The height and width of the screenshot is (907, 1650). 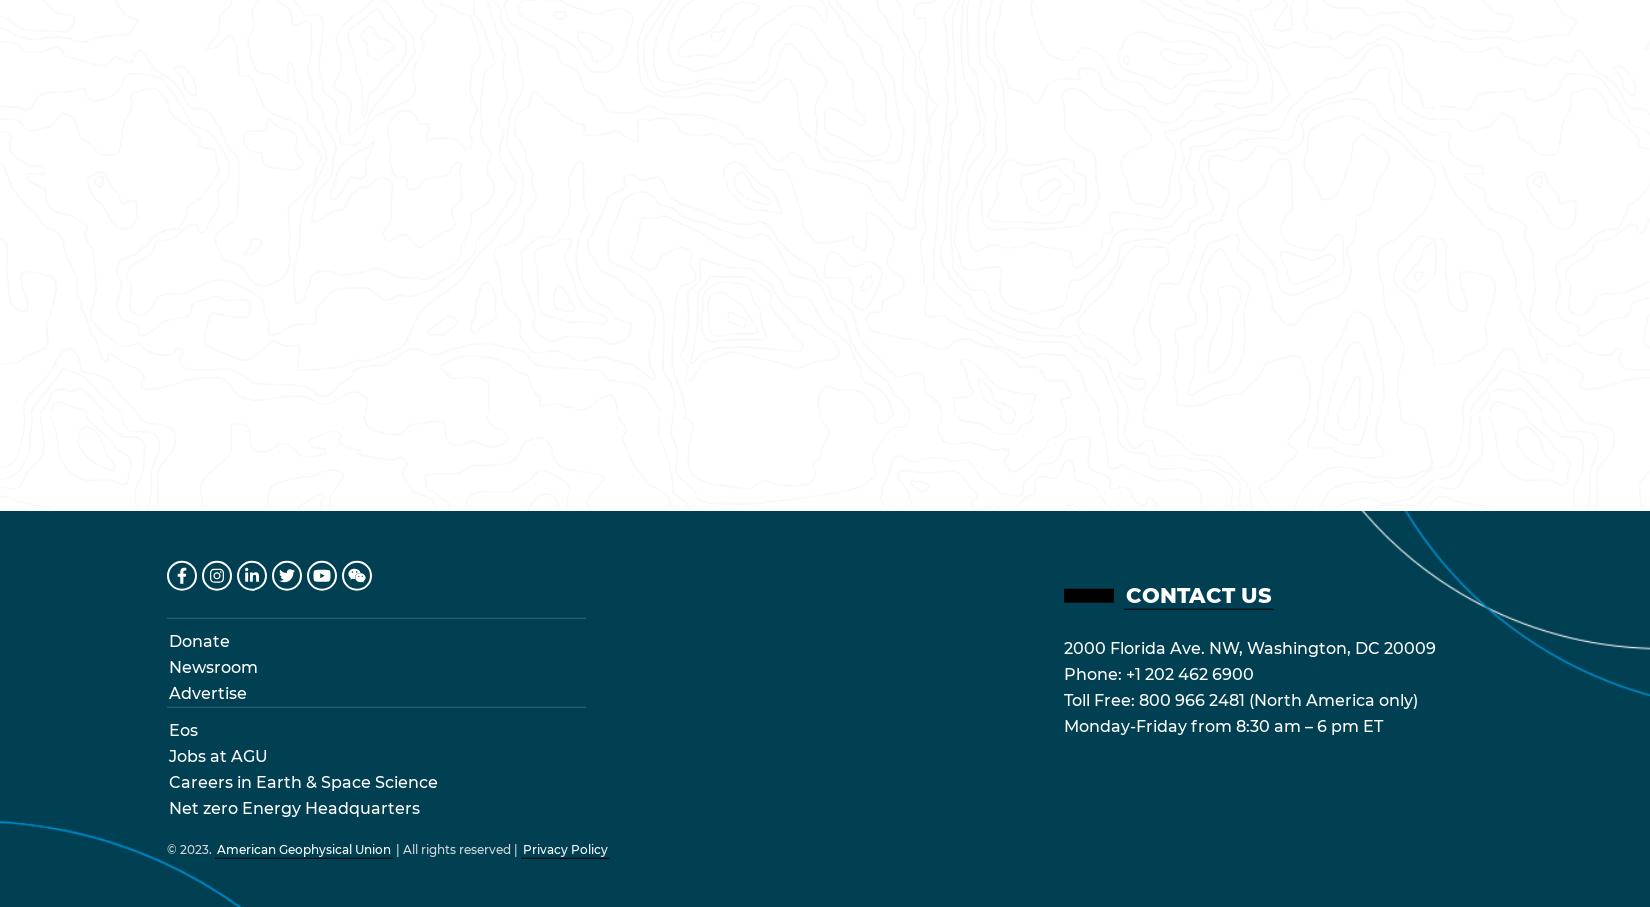 I want to click on 'Advertise', so click(x=168, y=691).